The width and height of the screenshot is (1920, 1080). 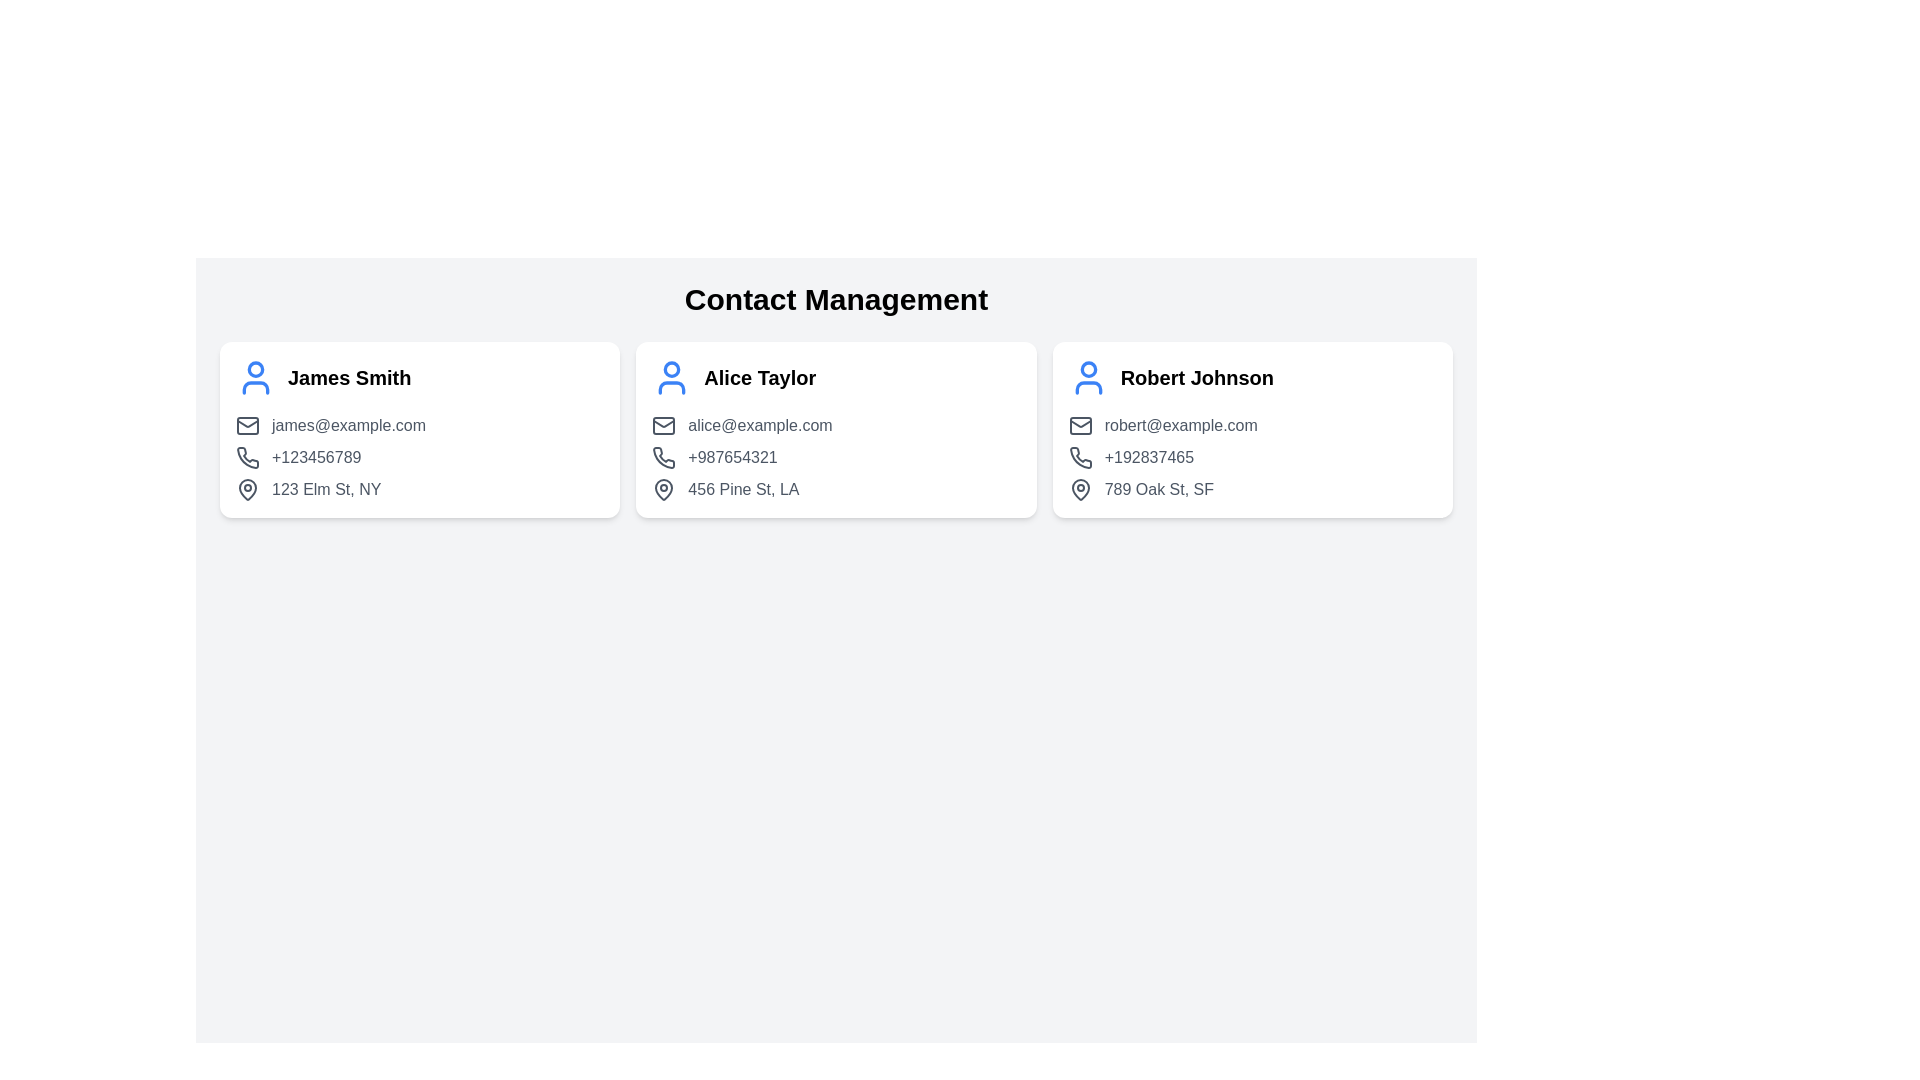 I want to click on the central SVG circle in the contact avatar for 'Alice Taylor', which is part of the visual representation on the left side of the contact card, so click(x=672, y=369).